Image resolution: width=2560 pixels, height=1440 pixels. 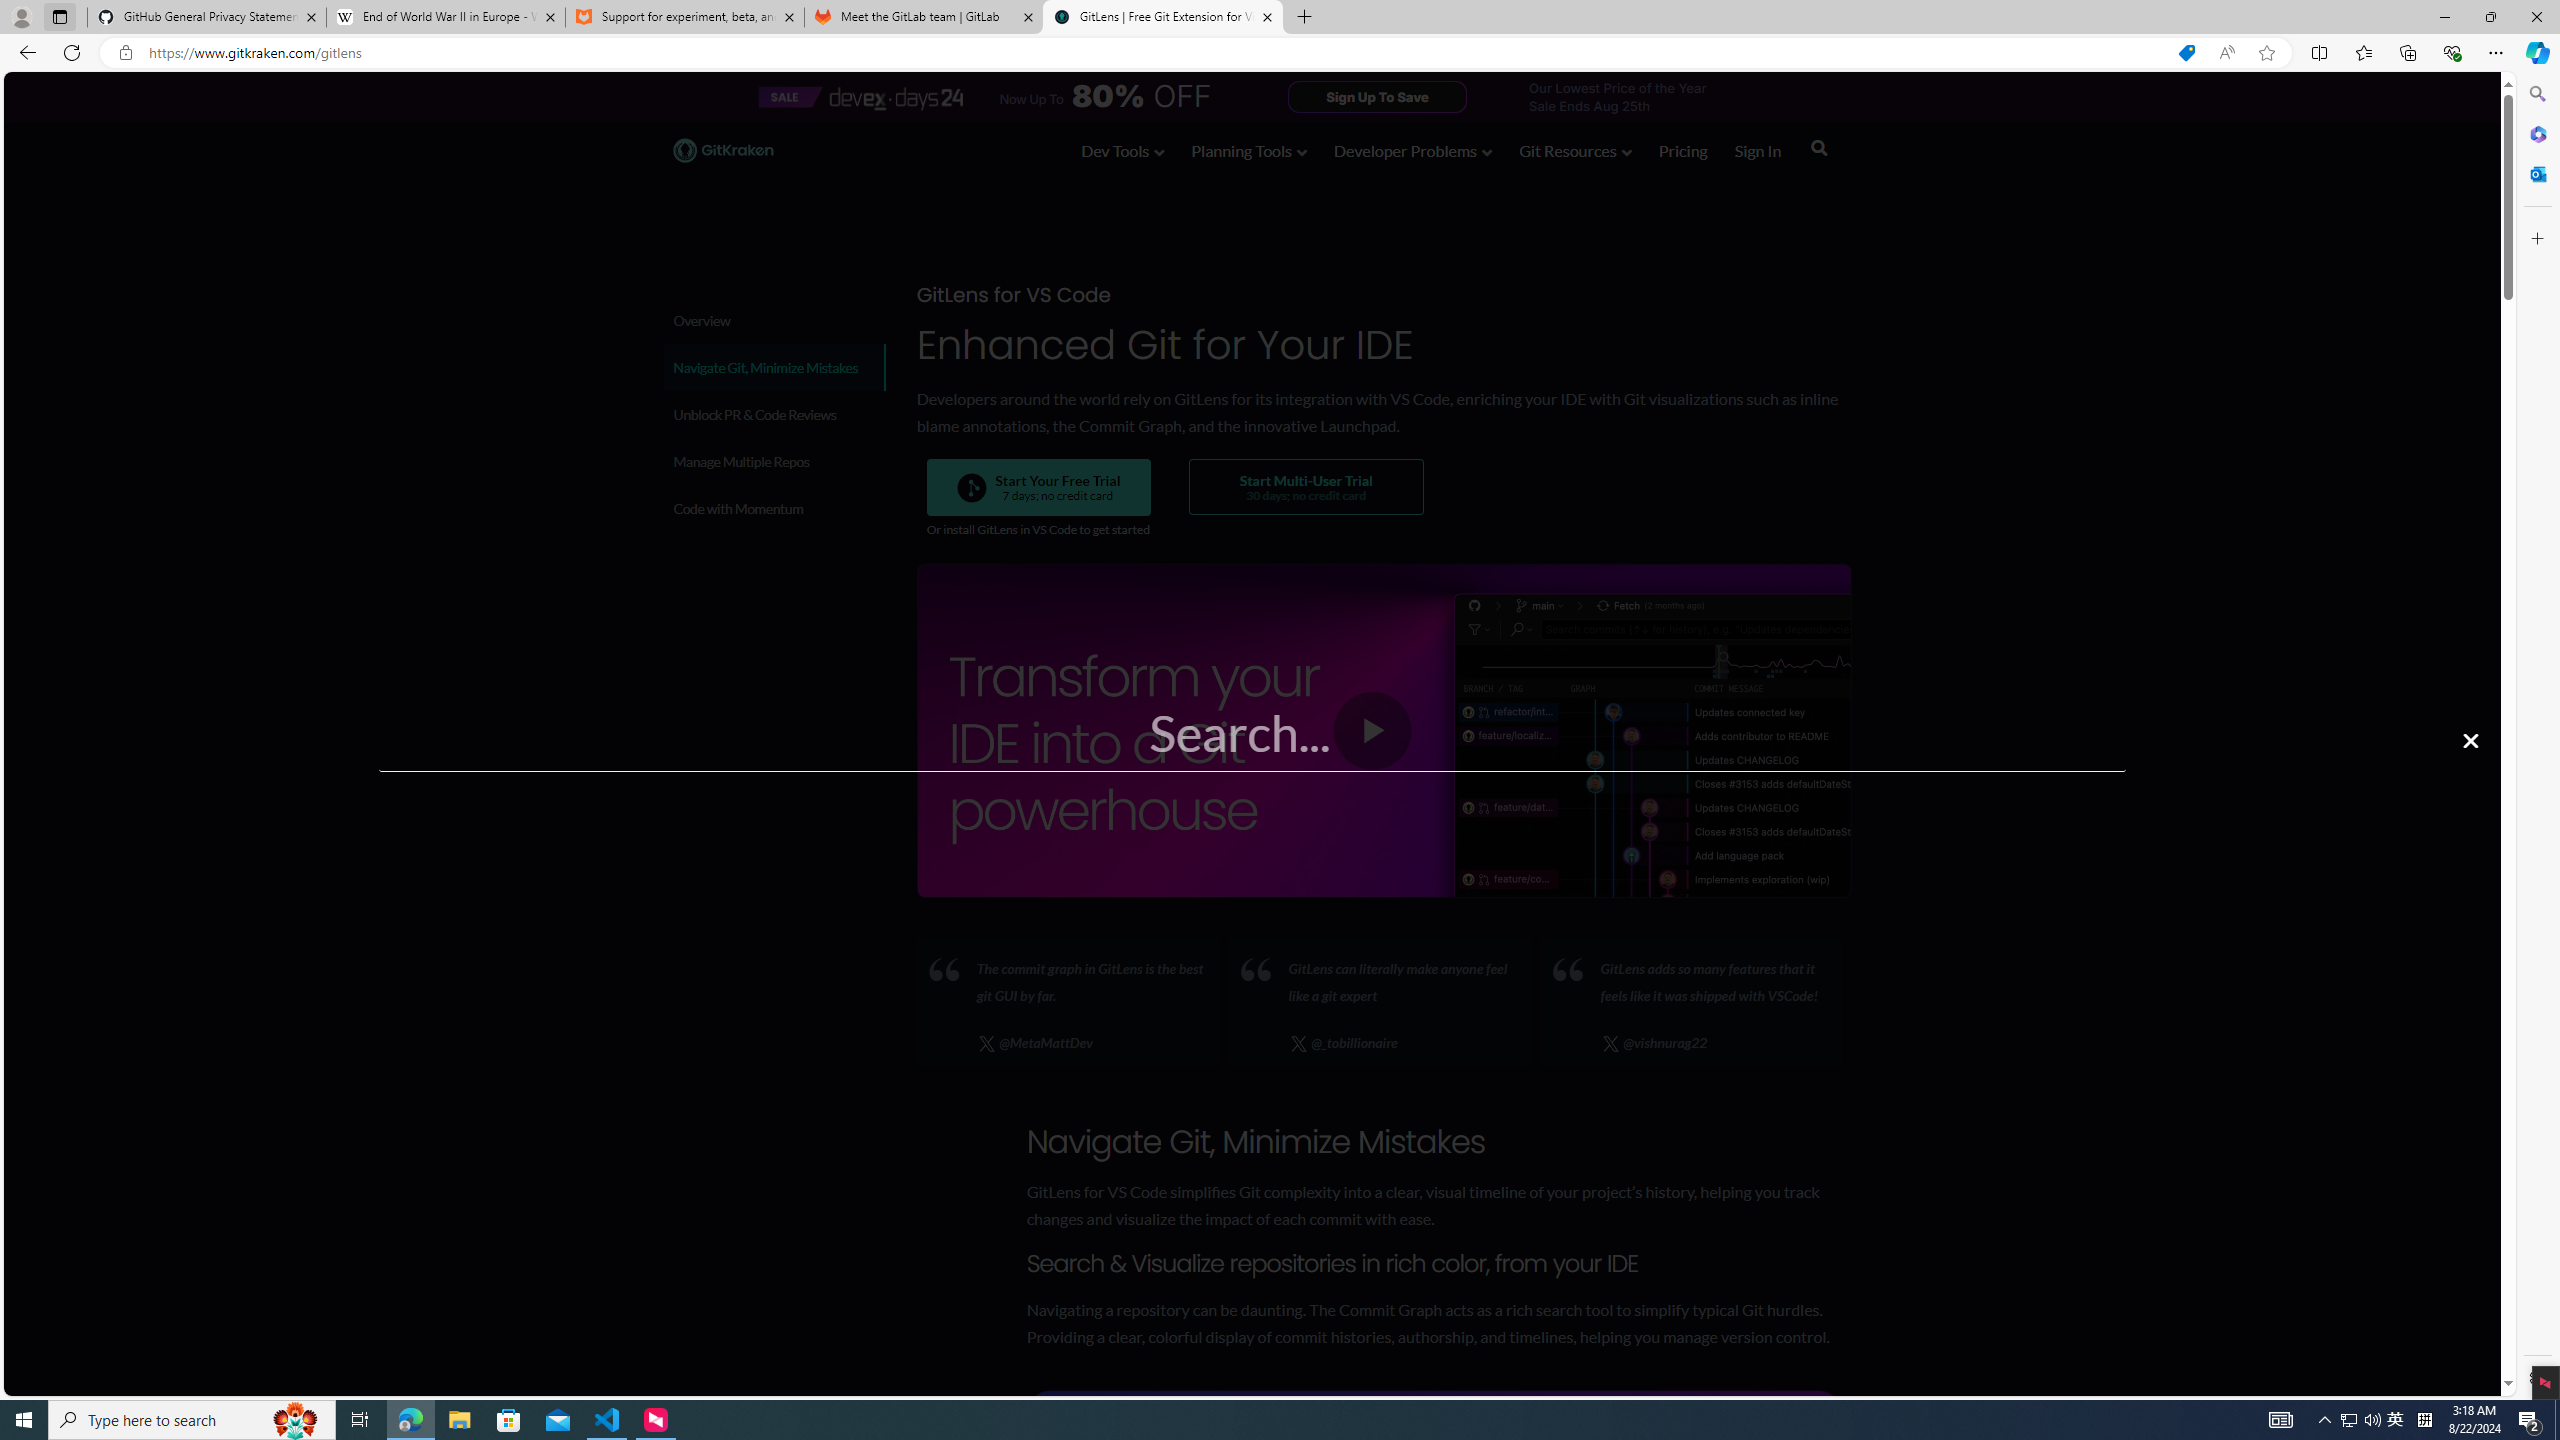 I want to click on 'Start Multi-User Trial 30 days; no credit card', so click(x=1304, y=486).